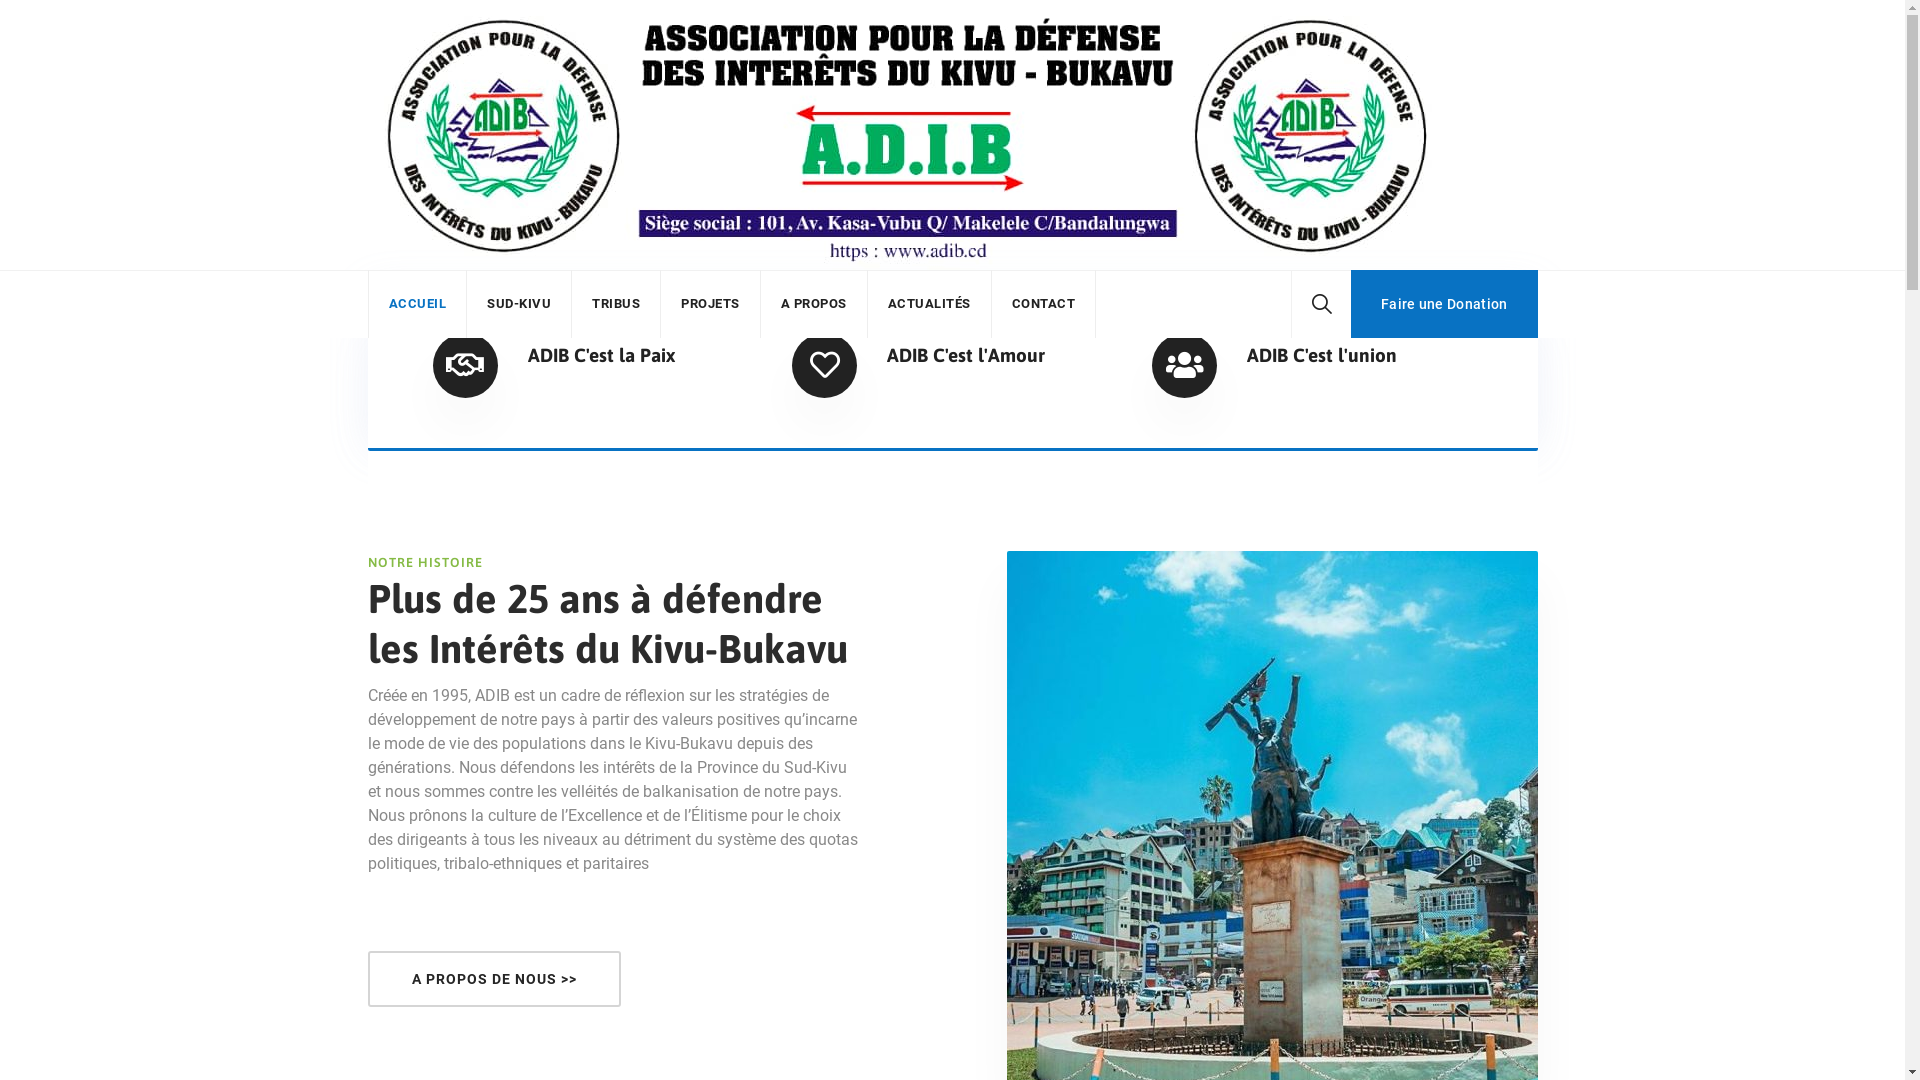 The height and width of the screenshot is (1080, 1920). What do you see at coordinates (494, 978) in the screenshot?
I see `'A PROPOS DE NOUS >>'` at bounding box center [494, 978].